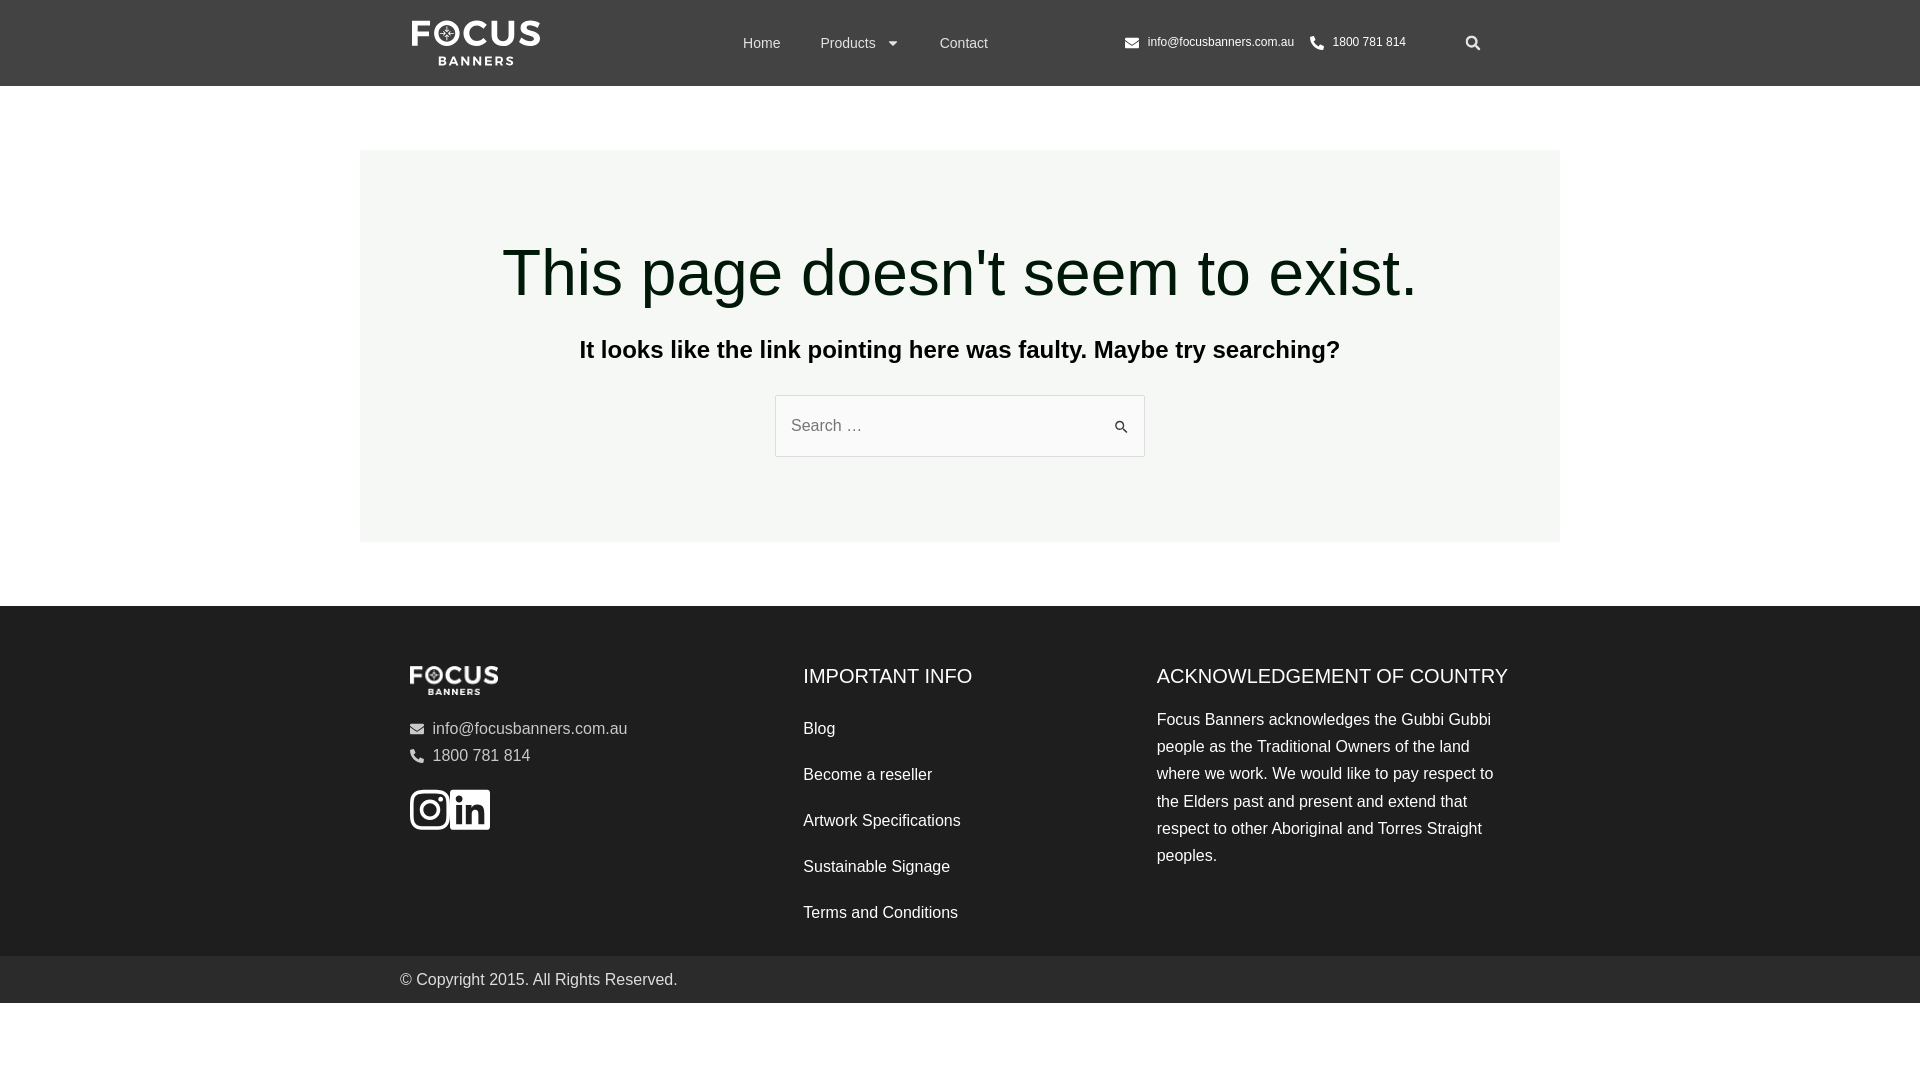 The width and height of the screenshot is (1920, 1080). I want to click on 'Contact', so click(964, 42).